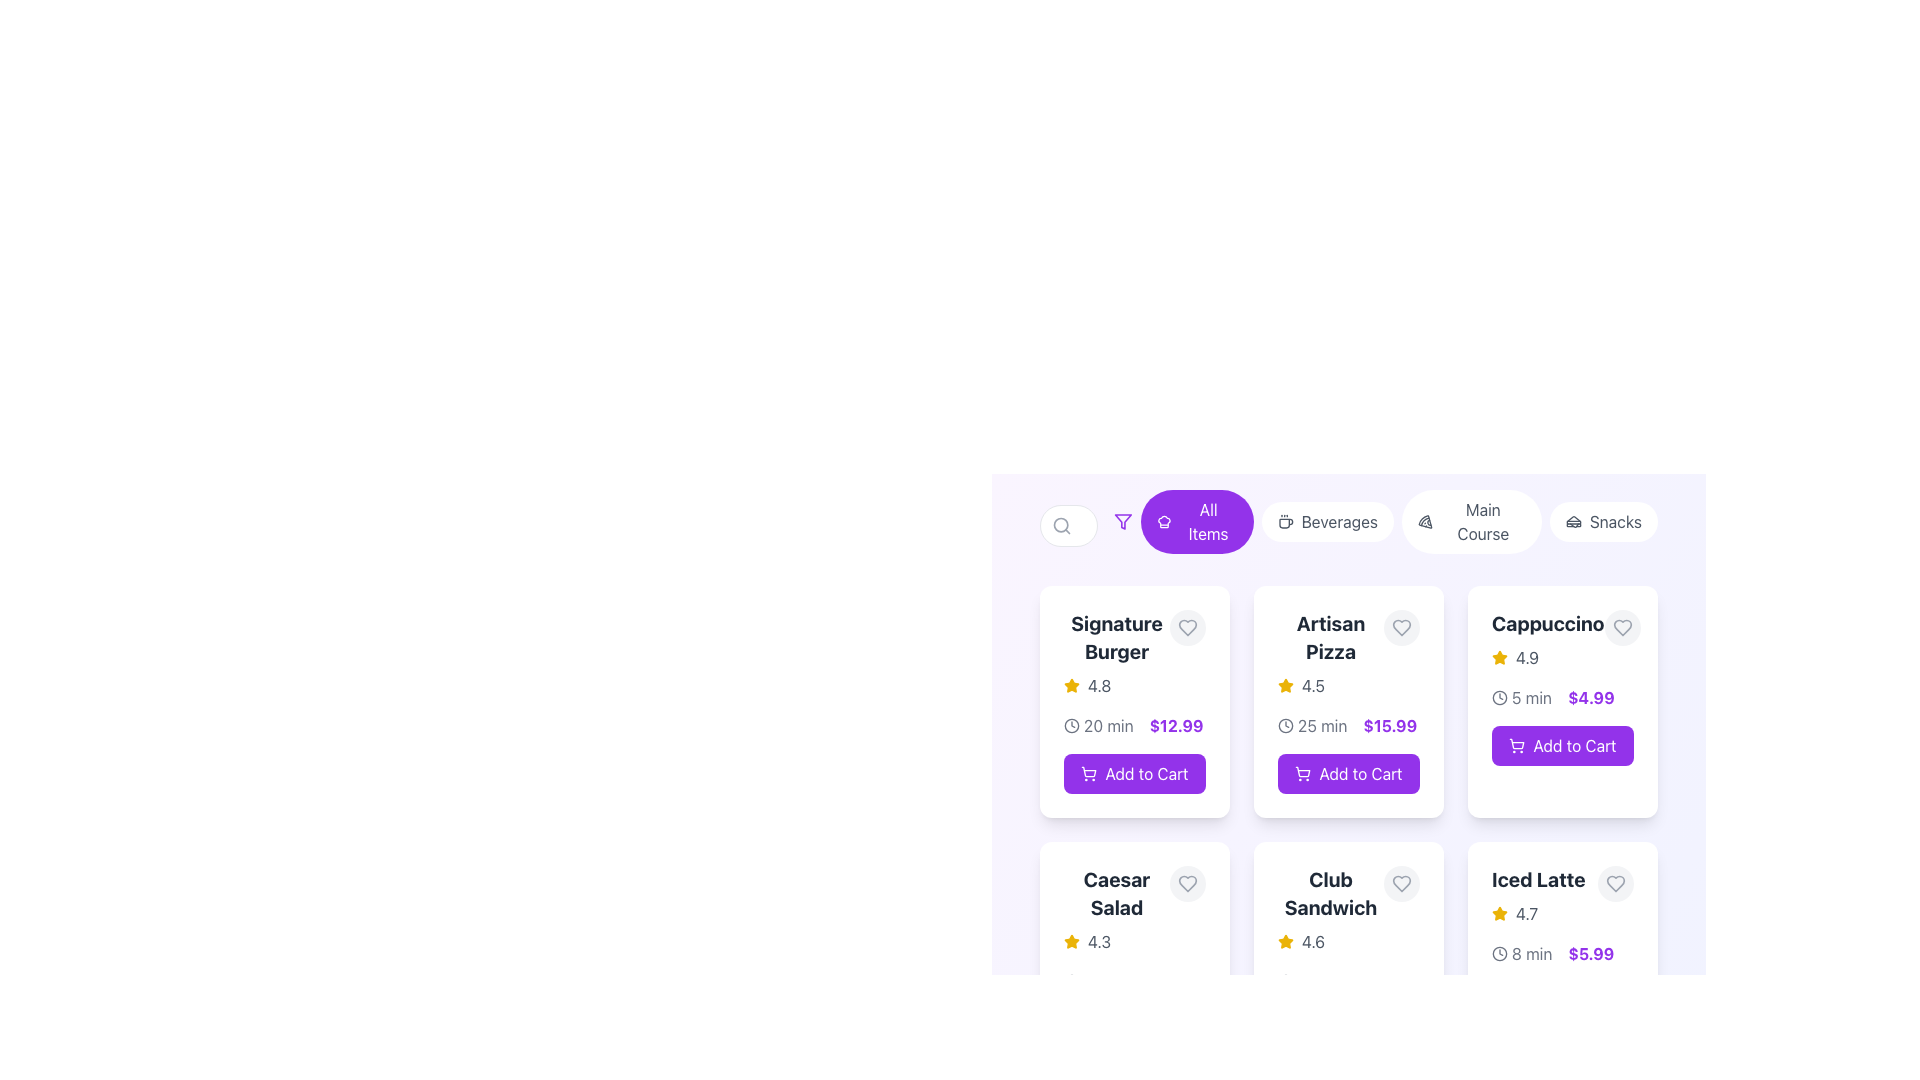 The image size is (1920, 1080). I want to click on the text displaying the rating '4.9', which is aligned next to a yellow star icon in a card layout, so click(1526, 658).